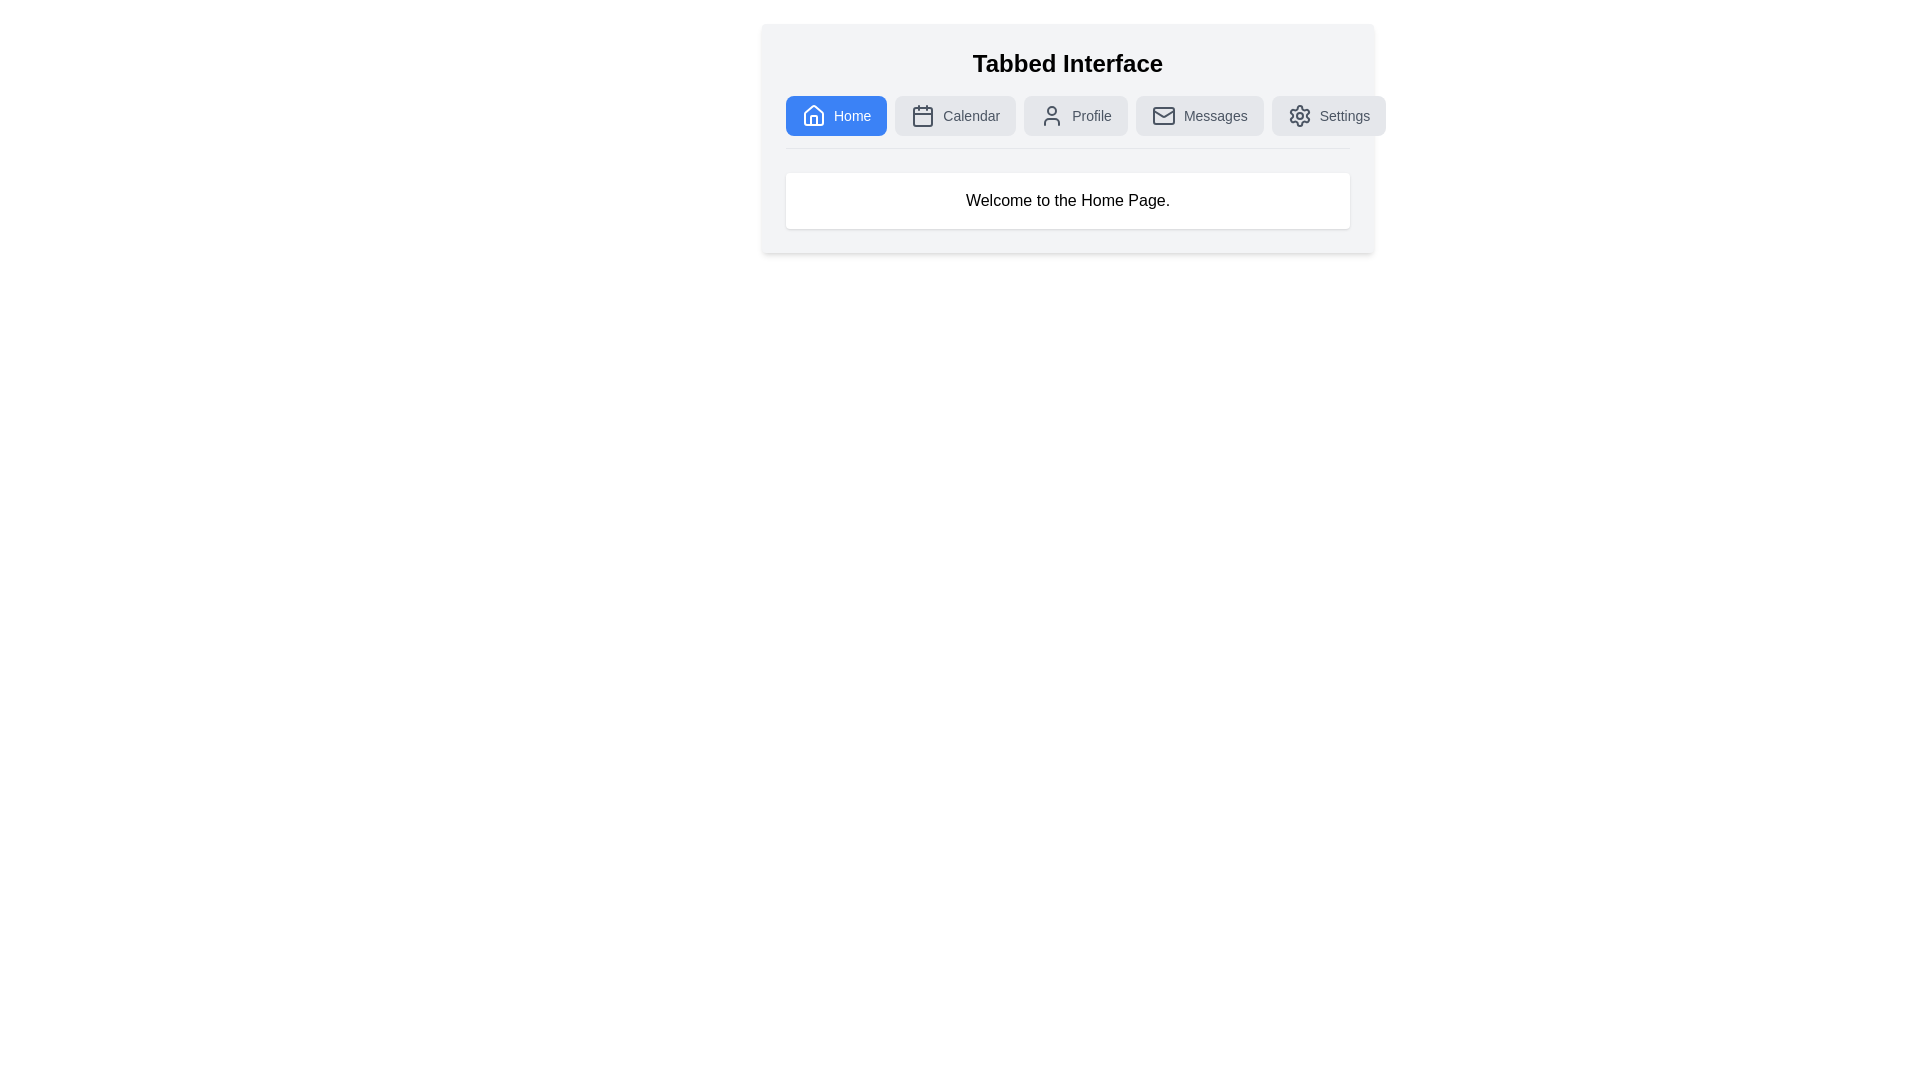 The image size is (1920, 1080). I want to click on the 'Calendar' text label in the navigation bar, so click(971, 115).